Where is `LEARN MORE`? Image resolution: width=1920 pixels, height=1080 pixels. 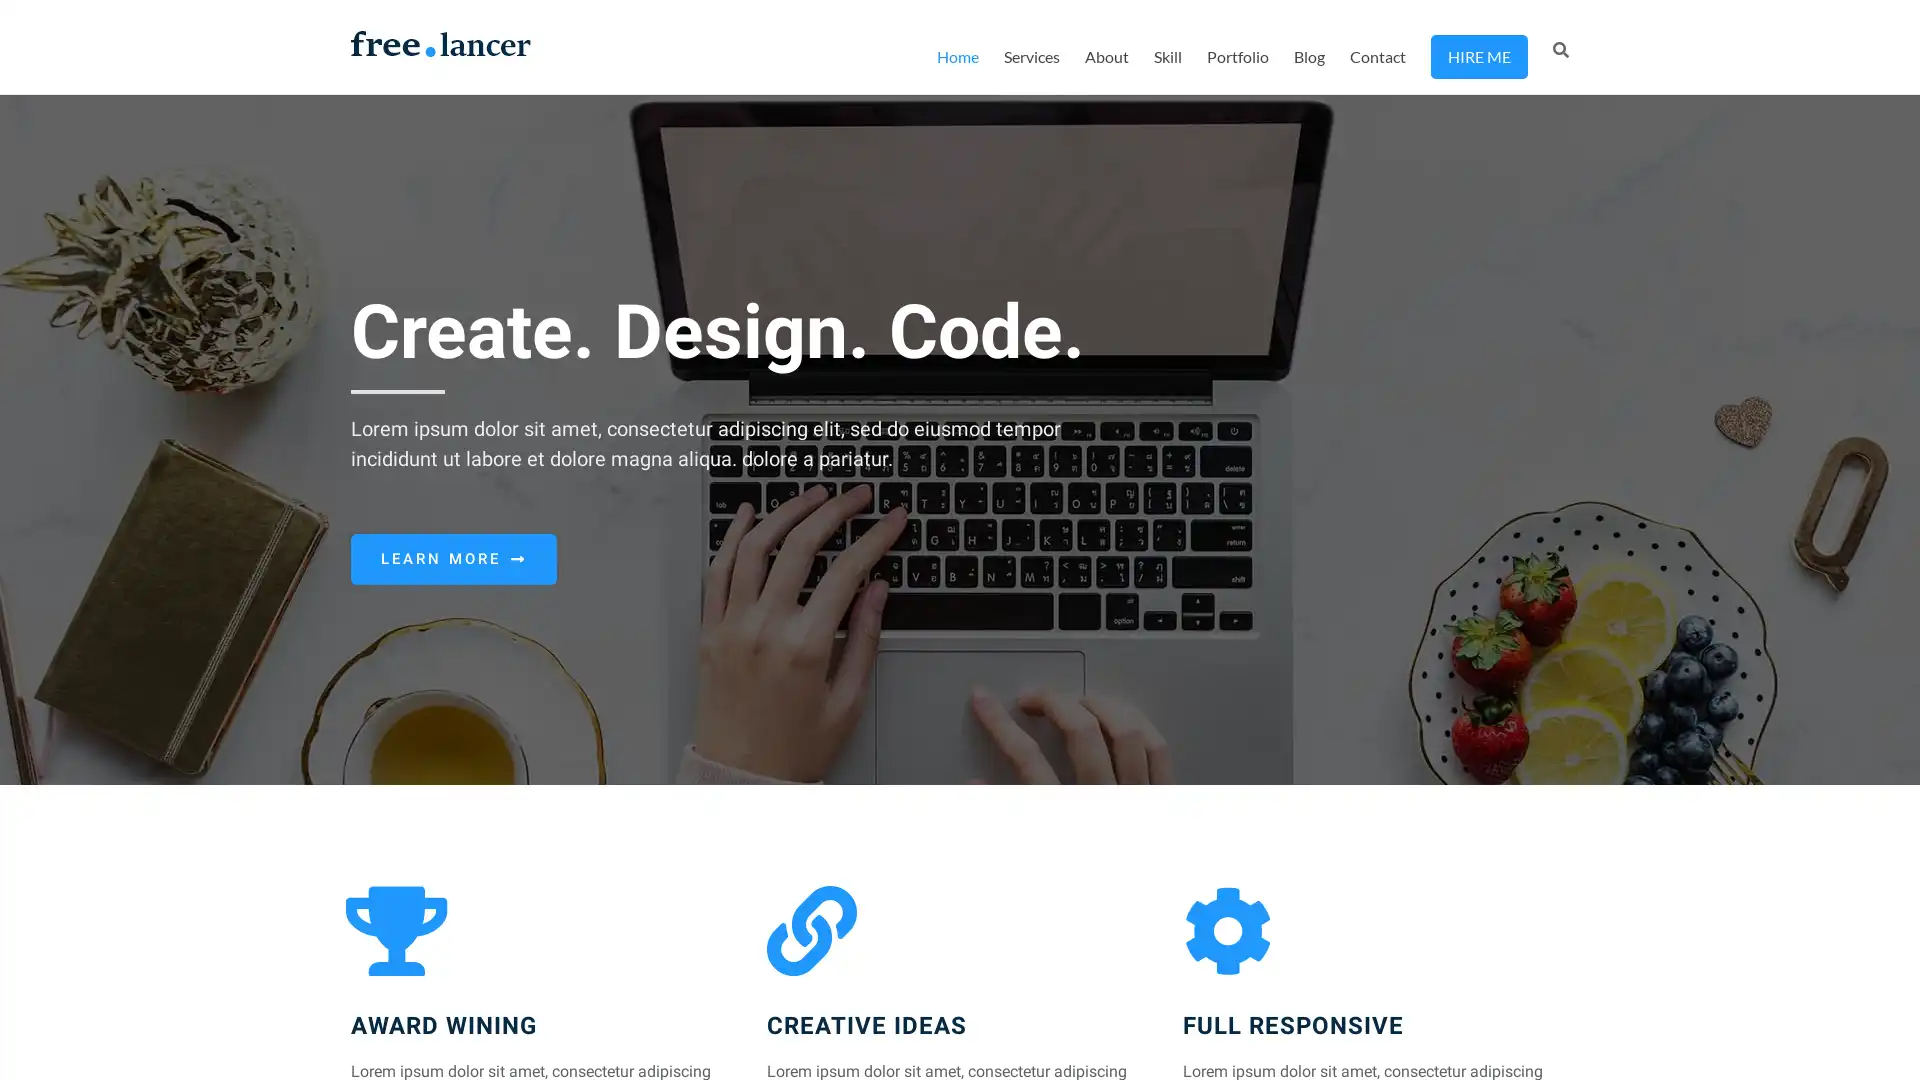
LEARN MORE is located at coordinates (453, 559).